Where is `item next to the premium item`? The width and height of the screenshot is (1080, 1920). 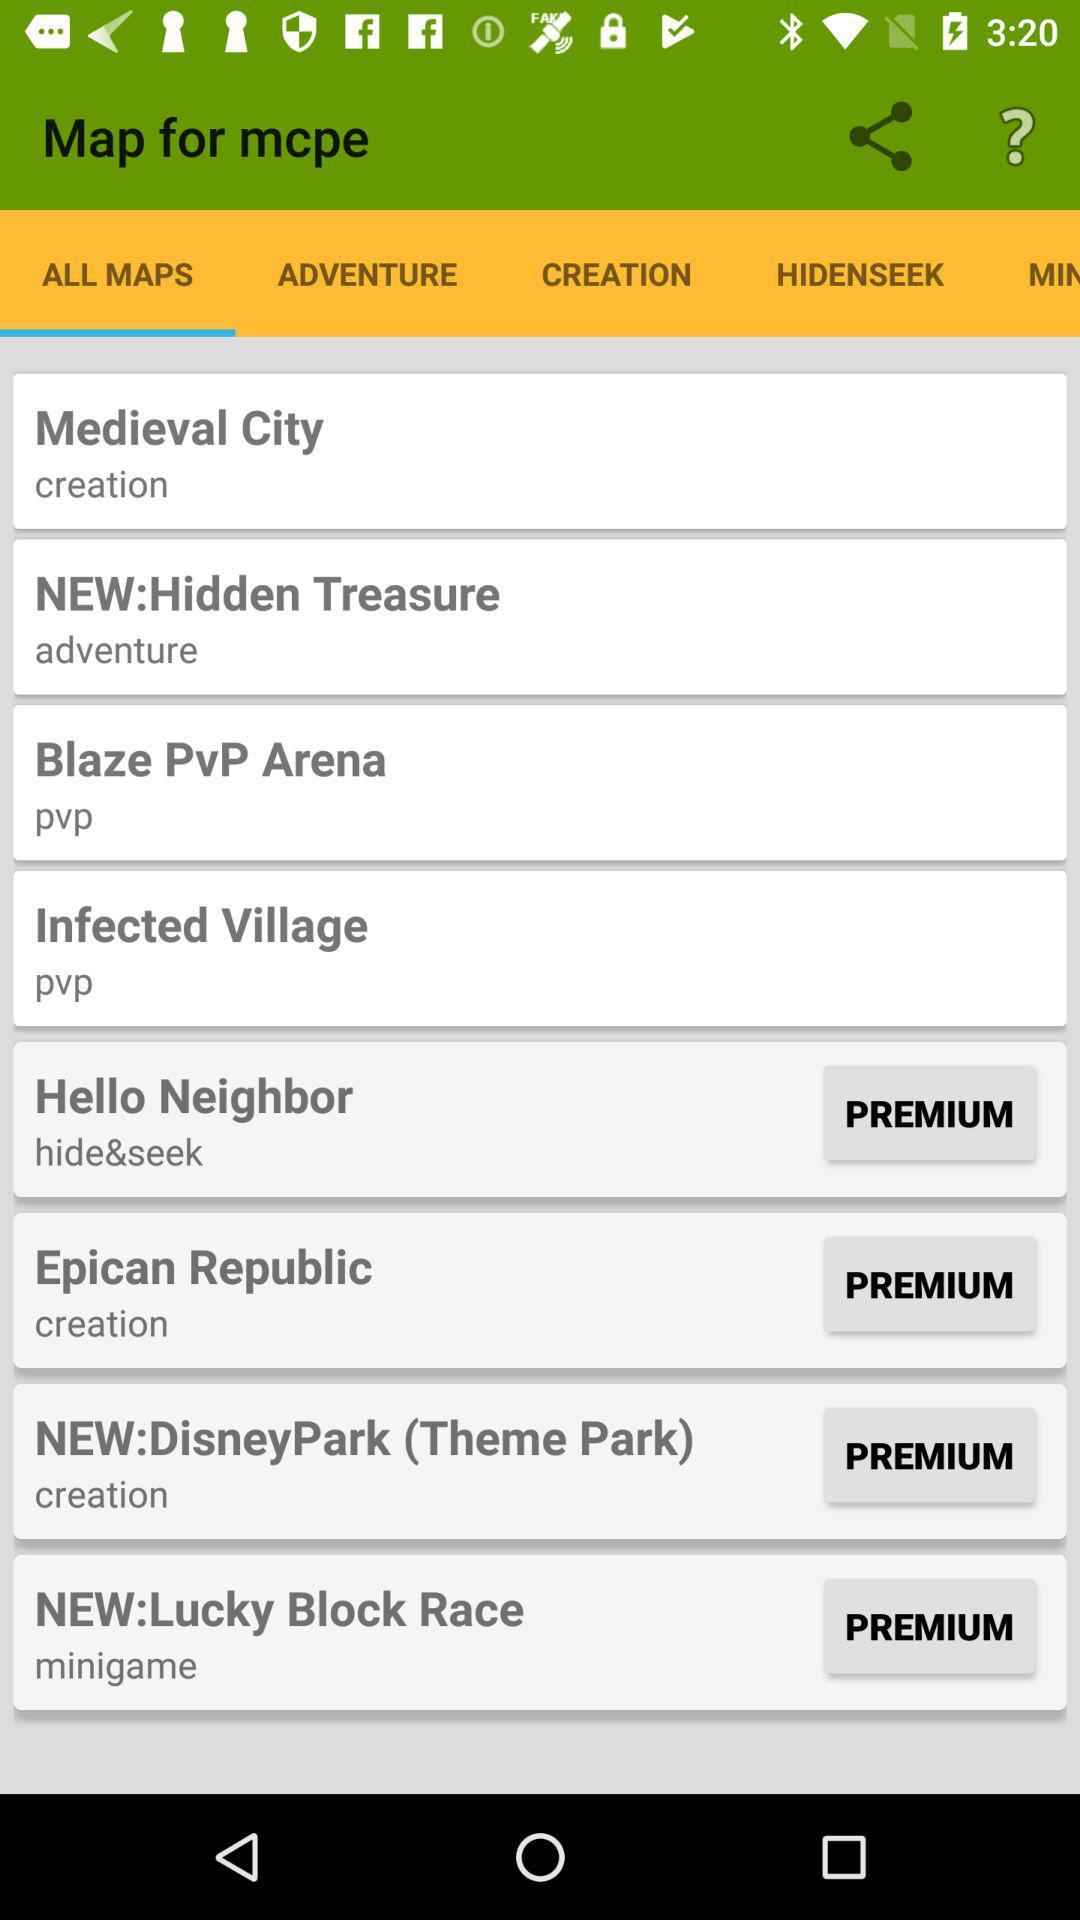 item next to the premium item is located at coordinates (423, 1093).